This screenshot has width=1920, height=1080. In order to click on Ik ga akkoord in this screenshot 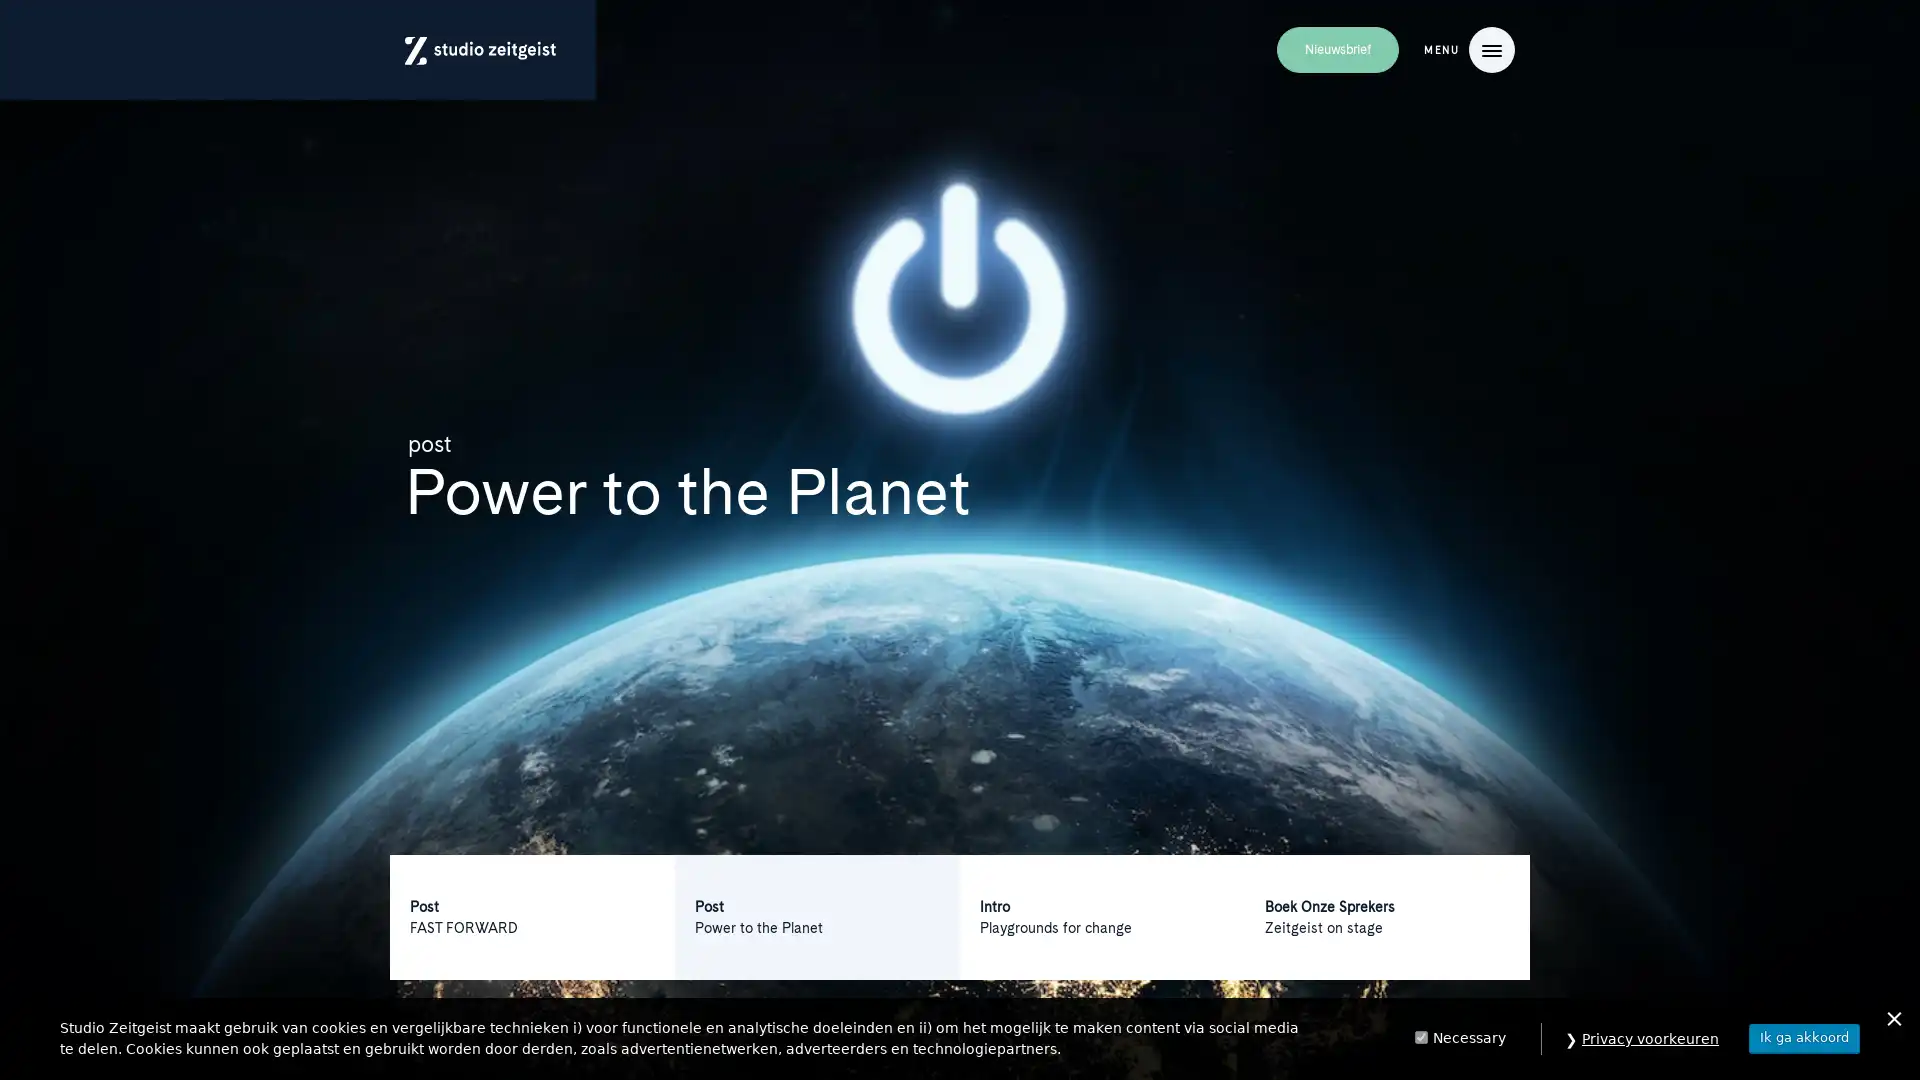, I will do `click(1804, 1036)`.